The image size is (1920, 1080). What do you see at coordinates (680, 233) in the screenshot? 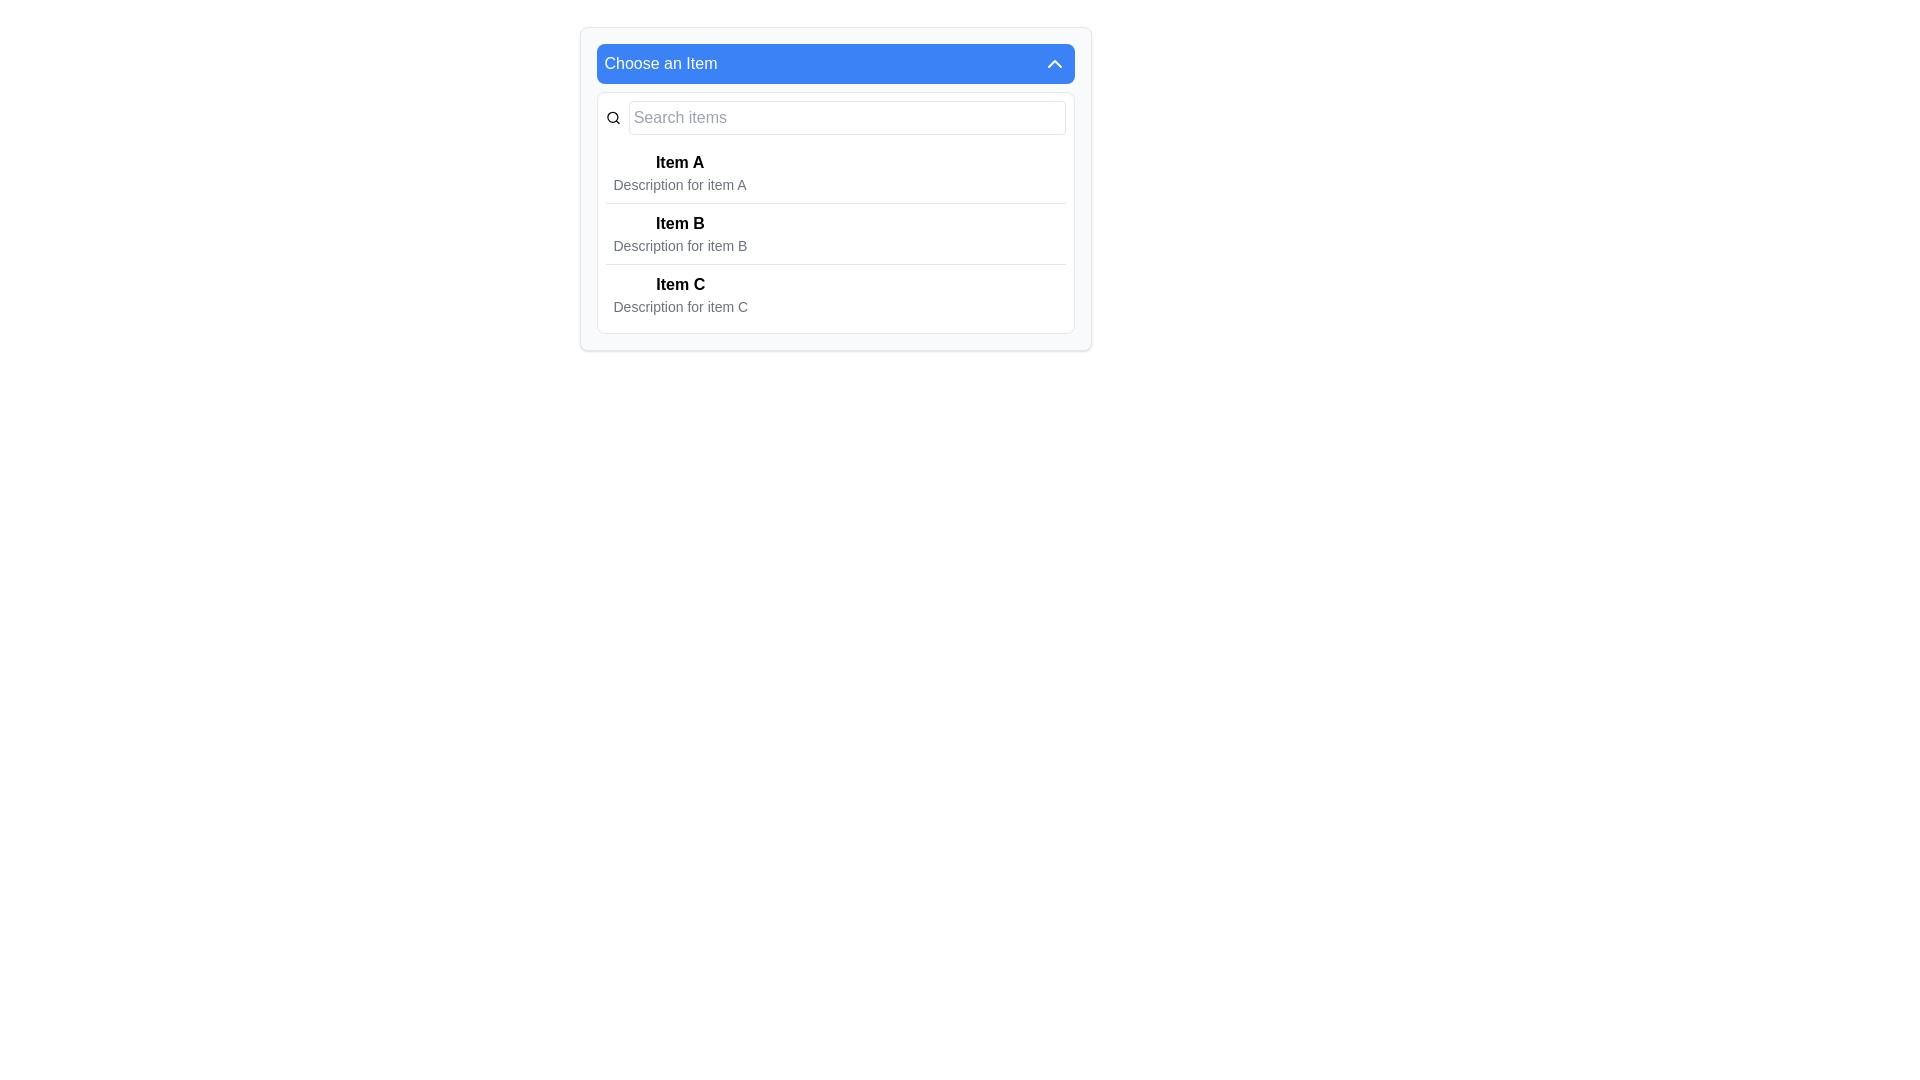
I see `the list item containing the bold title 'Item B' and the description 'Description for item B'` at bounding box center [680, 233].